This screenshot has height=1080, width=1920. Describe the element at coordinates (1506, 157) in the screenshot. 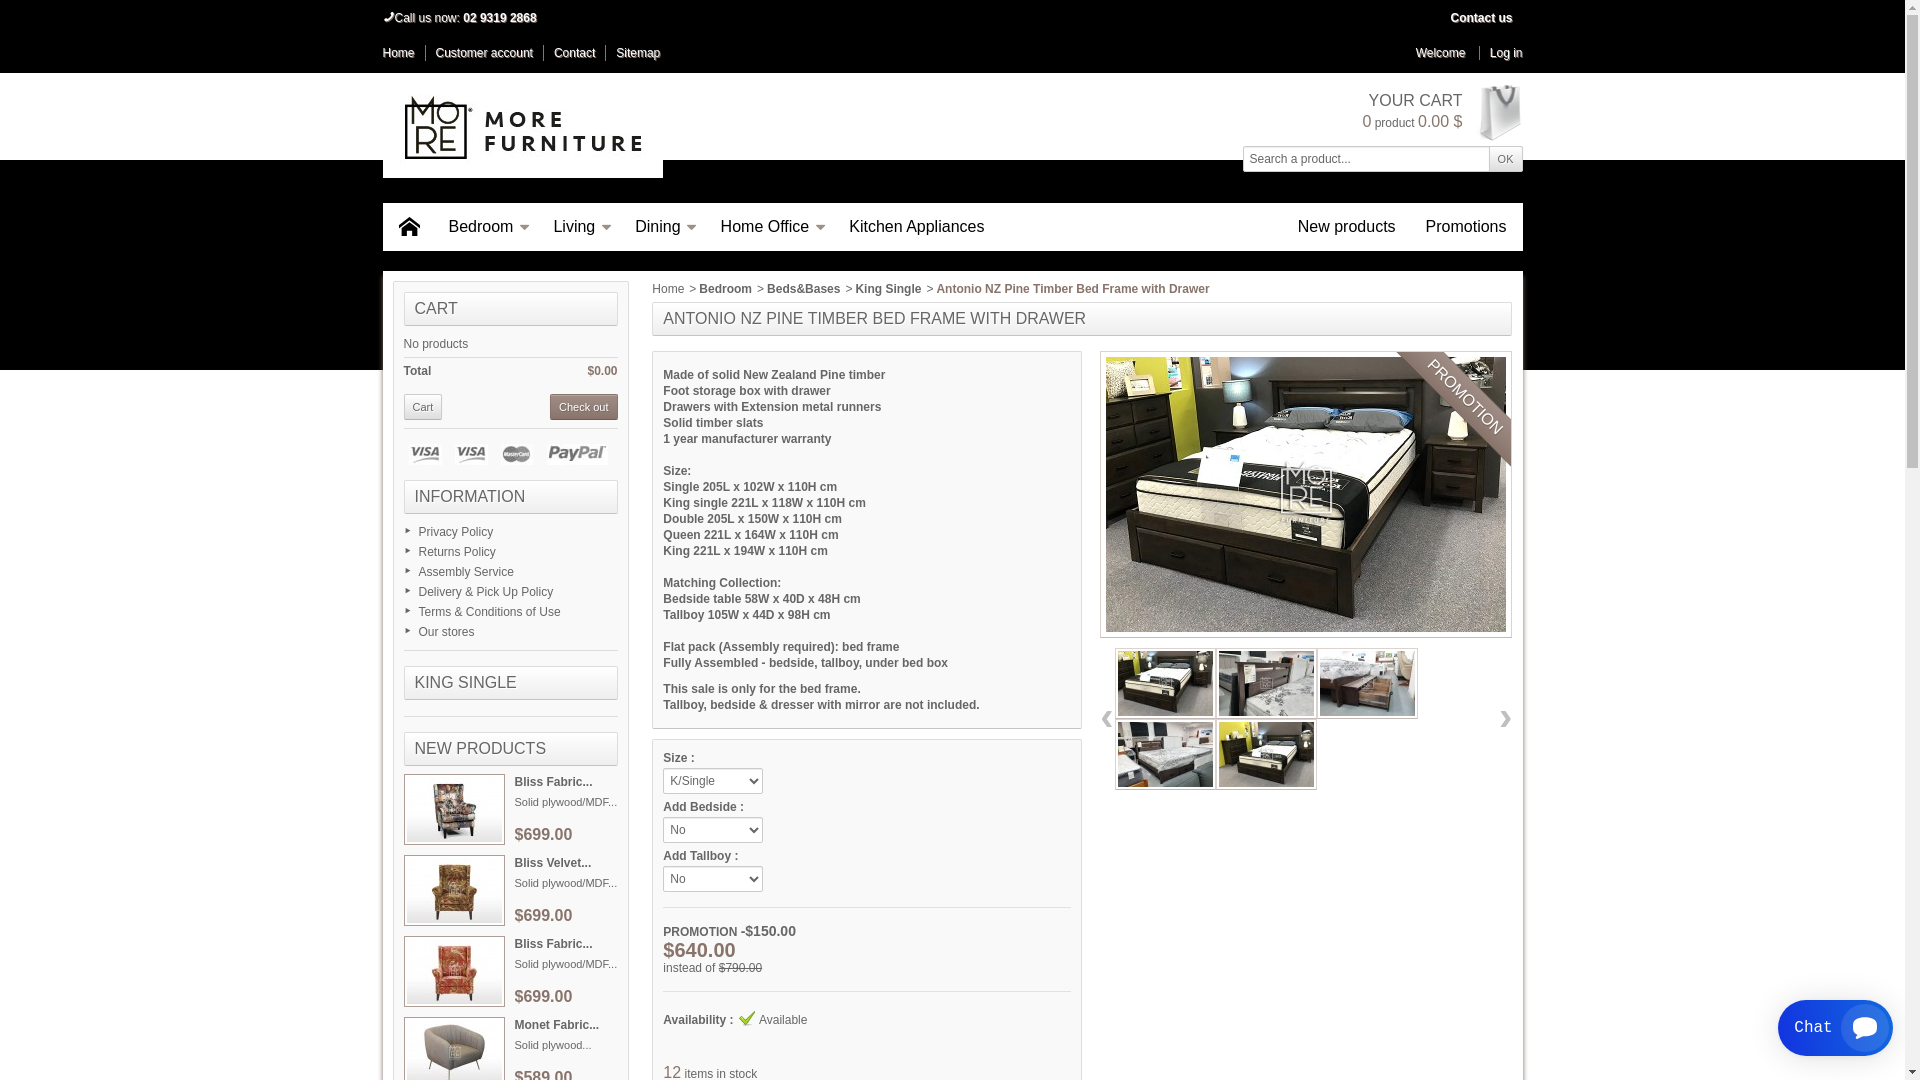

I see `'OK'` at that location.